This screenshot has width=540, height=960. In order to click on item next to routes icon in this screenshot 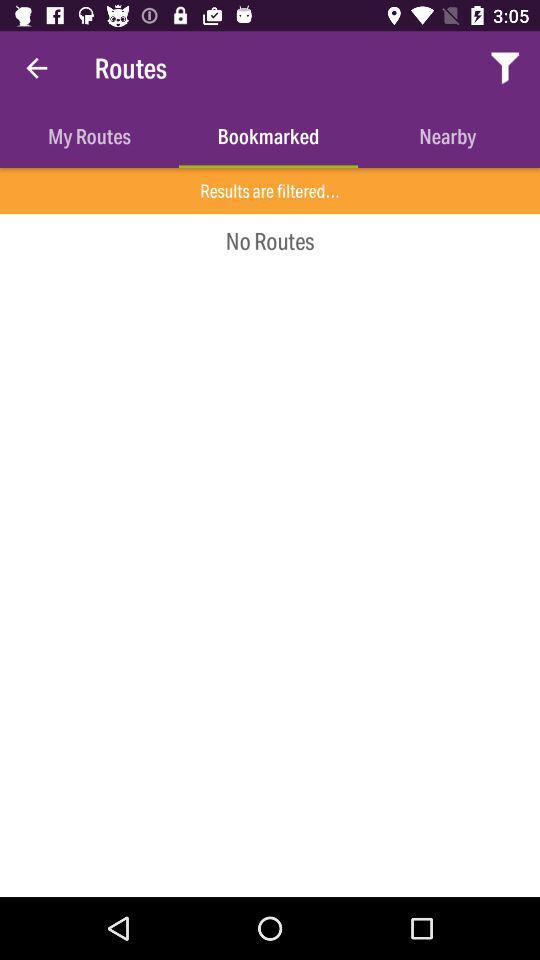, I will do `click(504, 68)`.